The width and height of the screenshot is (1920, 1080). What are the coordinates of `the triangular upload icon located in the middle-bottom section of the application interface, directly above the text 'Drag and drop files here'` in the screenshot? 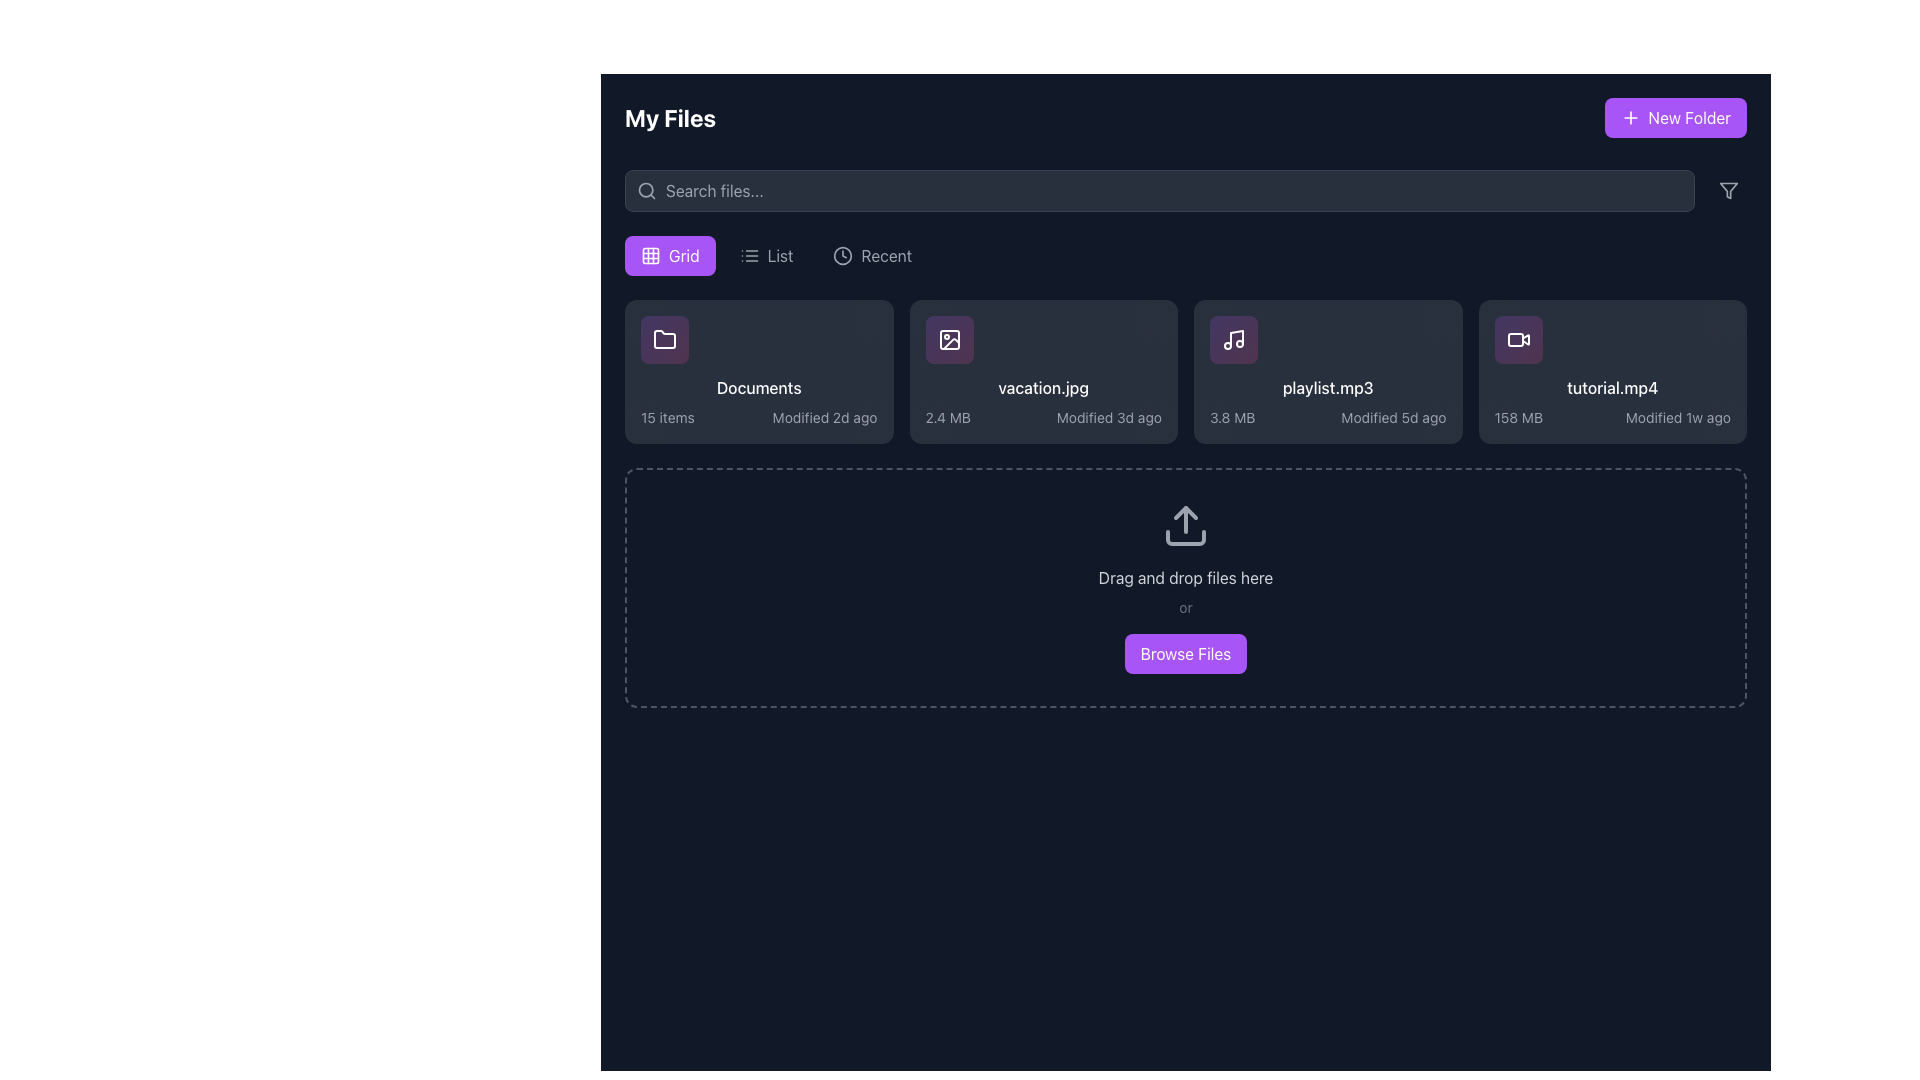 It's located at (1185, 512).